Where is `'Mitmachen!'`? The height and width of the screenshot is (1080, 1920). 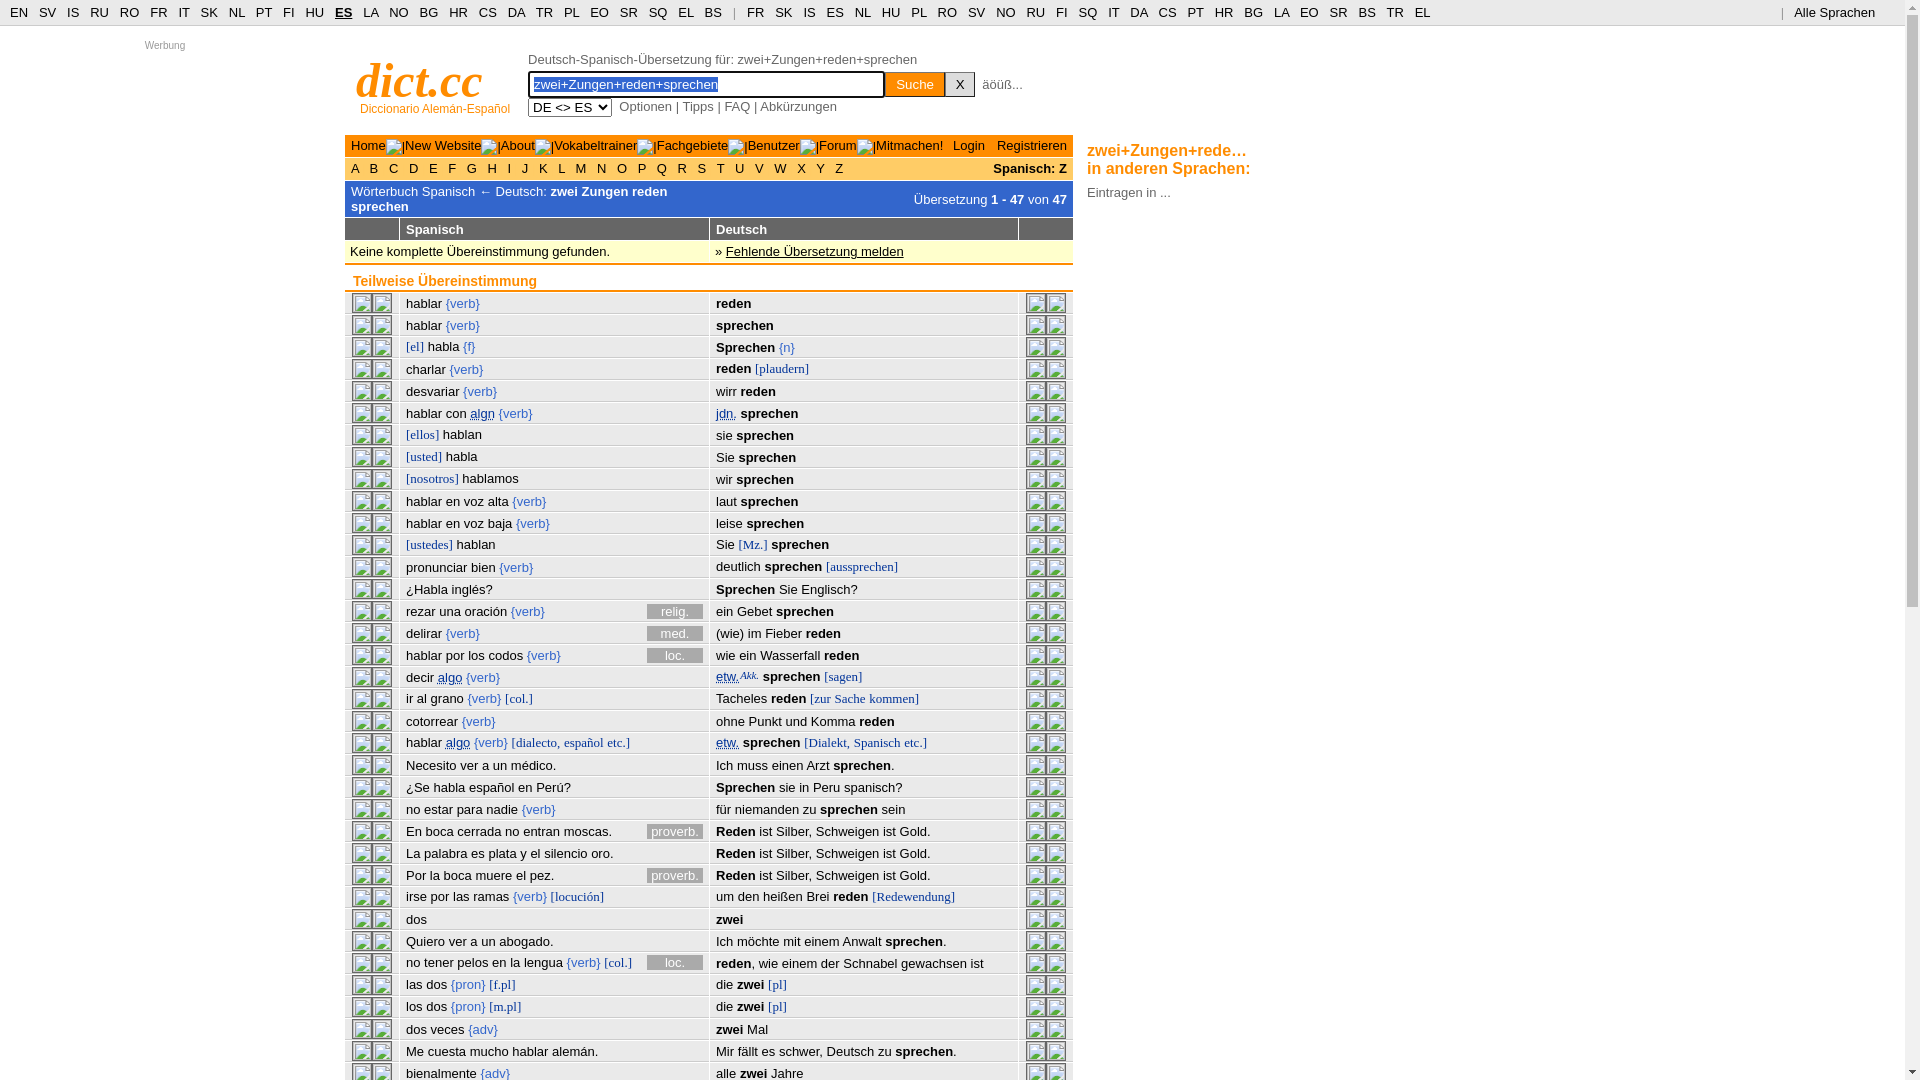
'Mitmachen!' is located at coordinates (908, 144).